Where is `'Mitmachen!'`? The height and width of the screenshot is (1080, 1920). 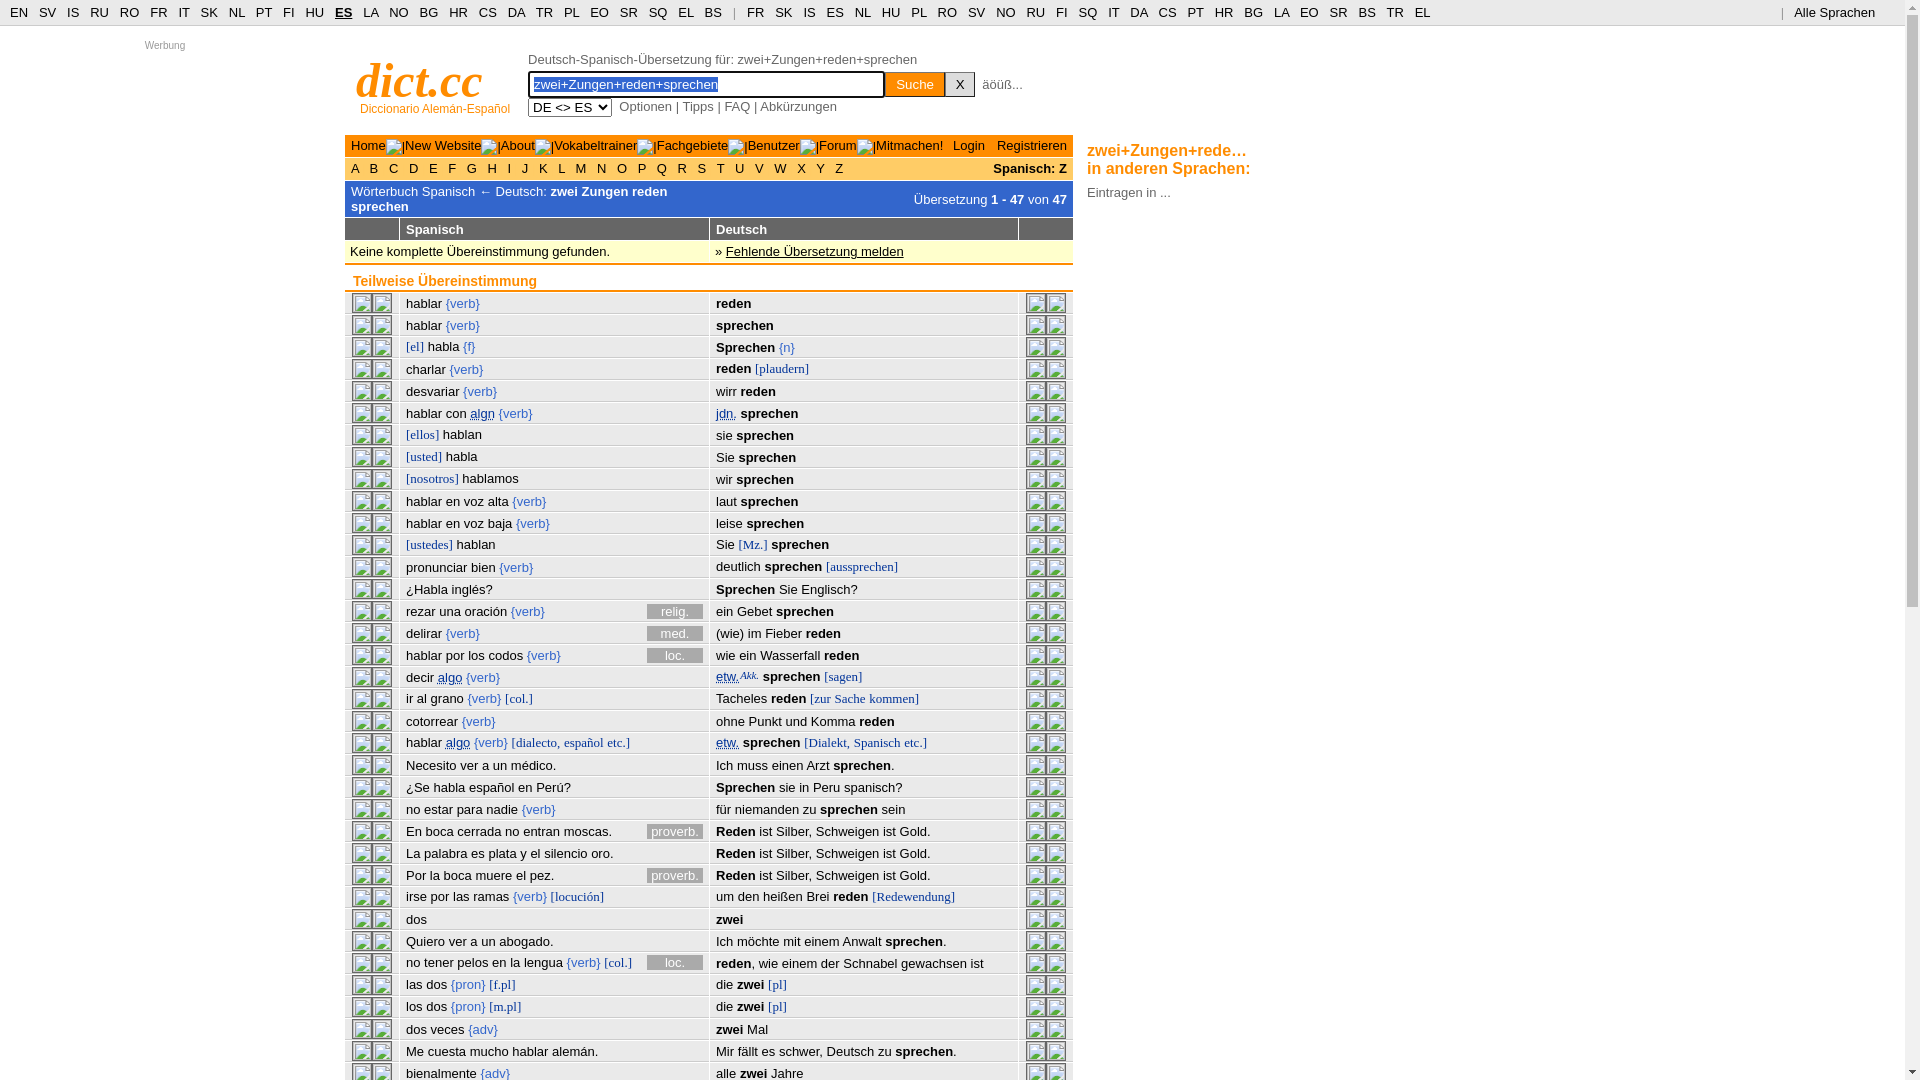
'Mitmachen!' is located at coordinates (908, 144).